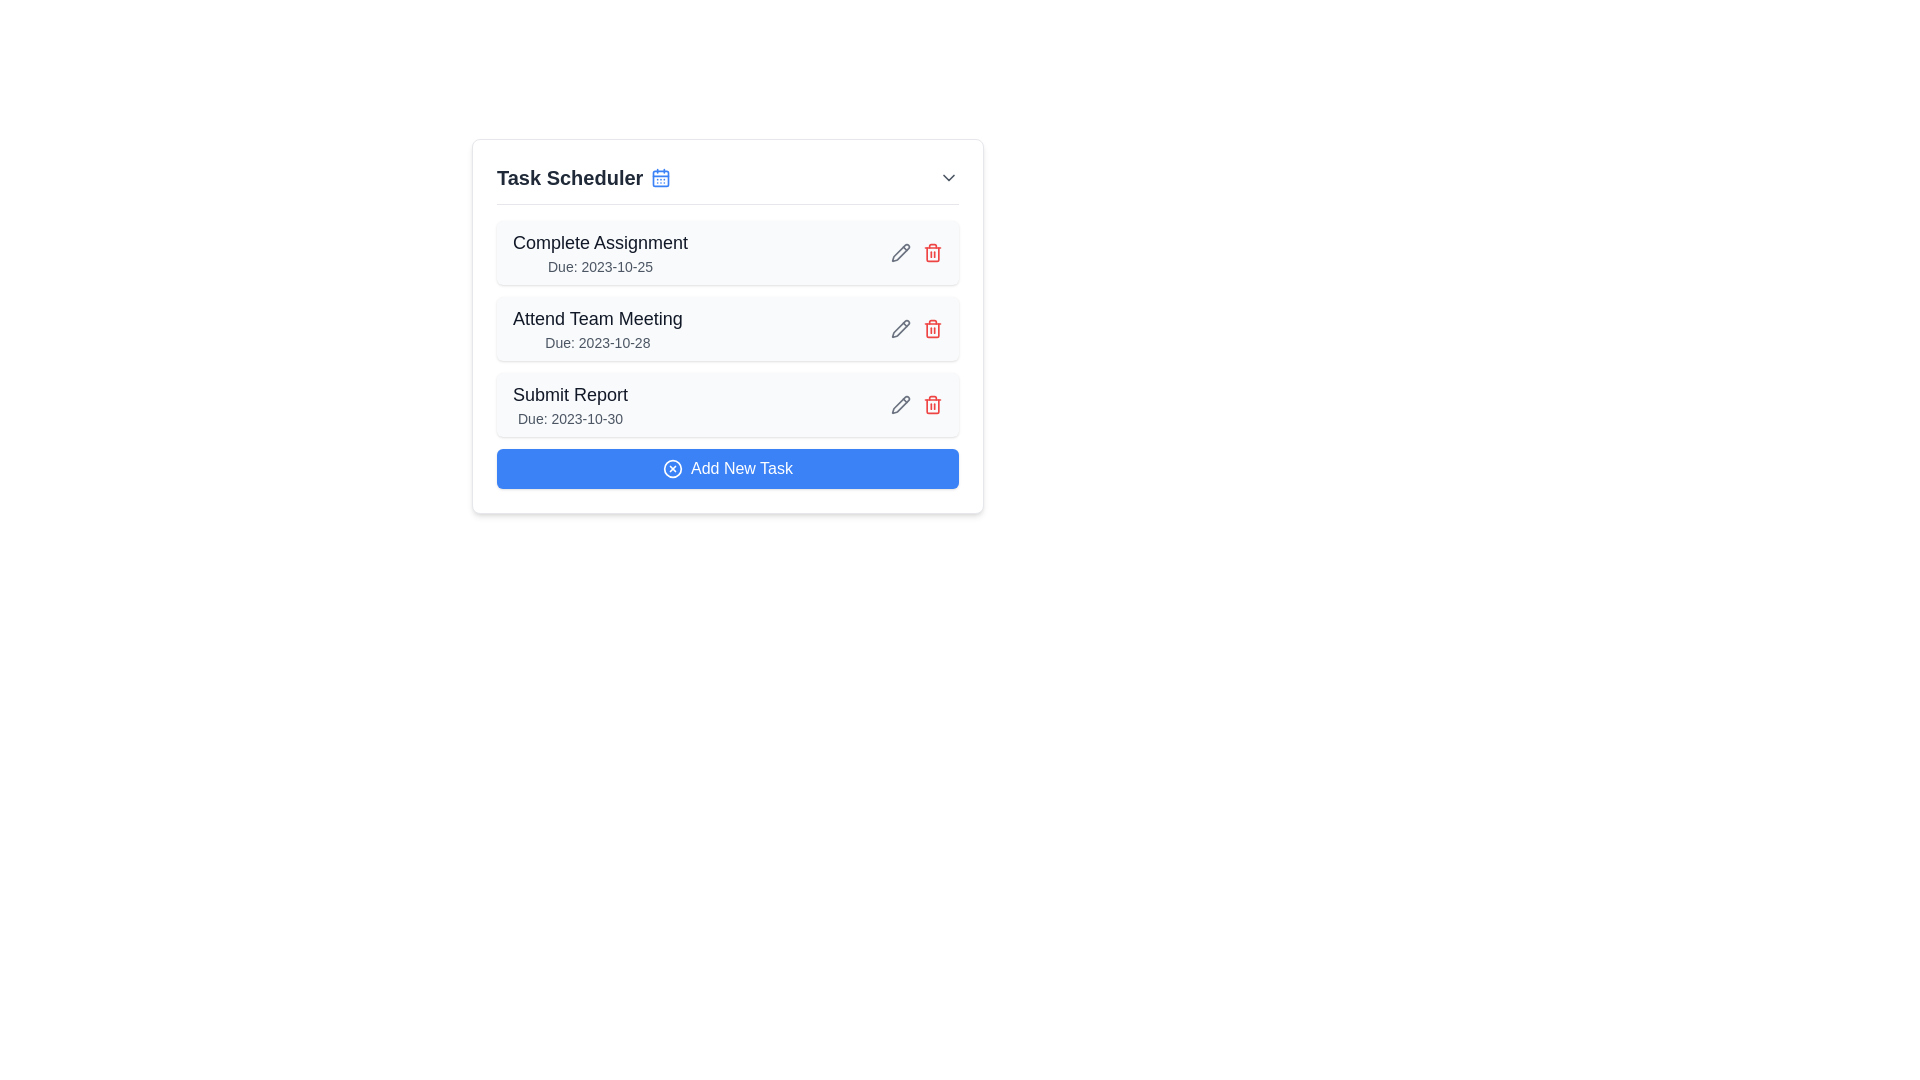 The image size is (1920, 1080). What do you see at coordinates (672, 469) in the screenshot?
I see `the 'Add New Task' button which contains the icon indicating its functionality, located at the center of the button` at bounding box center [672, 469].